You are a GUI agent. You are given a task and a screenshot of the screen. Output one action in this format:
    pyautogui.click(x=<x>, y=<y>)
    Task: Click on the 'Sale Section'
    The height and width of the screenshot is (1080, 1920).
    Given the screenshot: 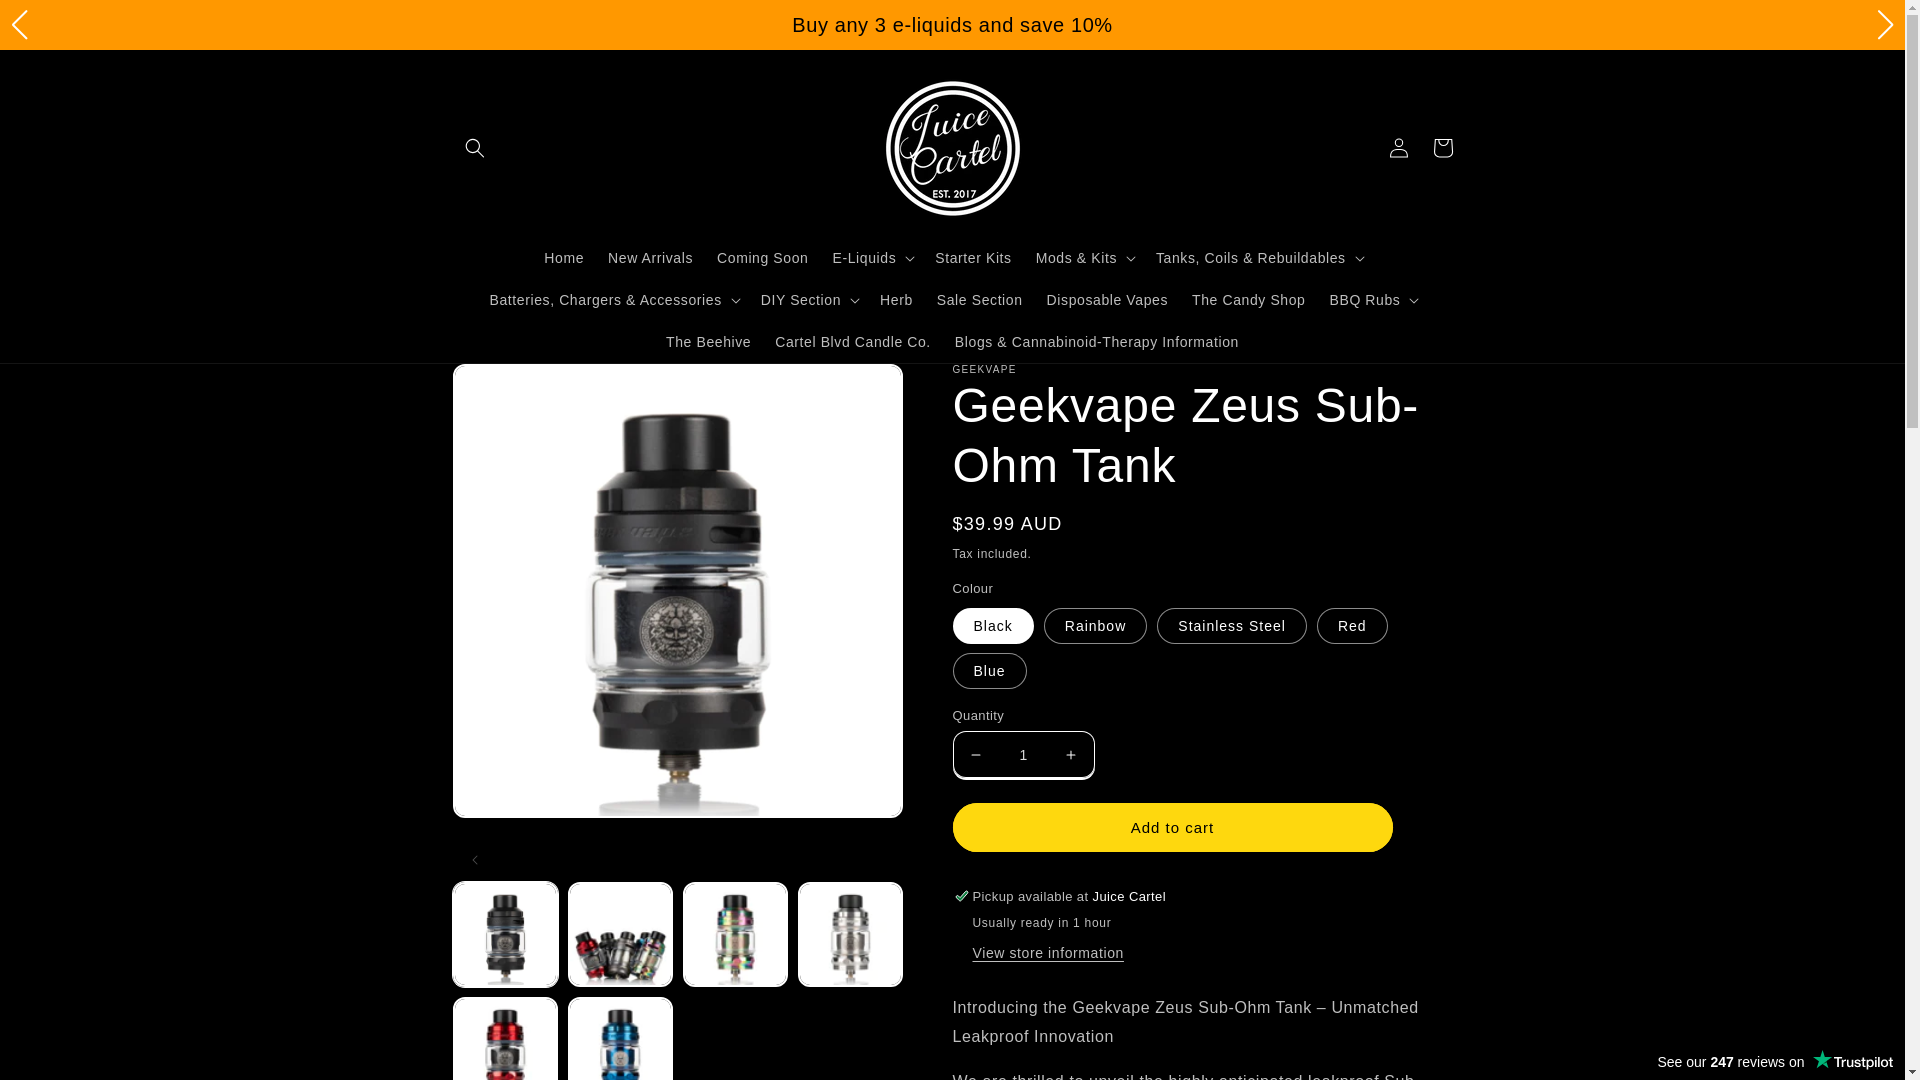 What is the action you would take?
    pyautogui.click(x=979, y=300)
    